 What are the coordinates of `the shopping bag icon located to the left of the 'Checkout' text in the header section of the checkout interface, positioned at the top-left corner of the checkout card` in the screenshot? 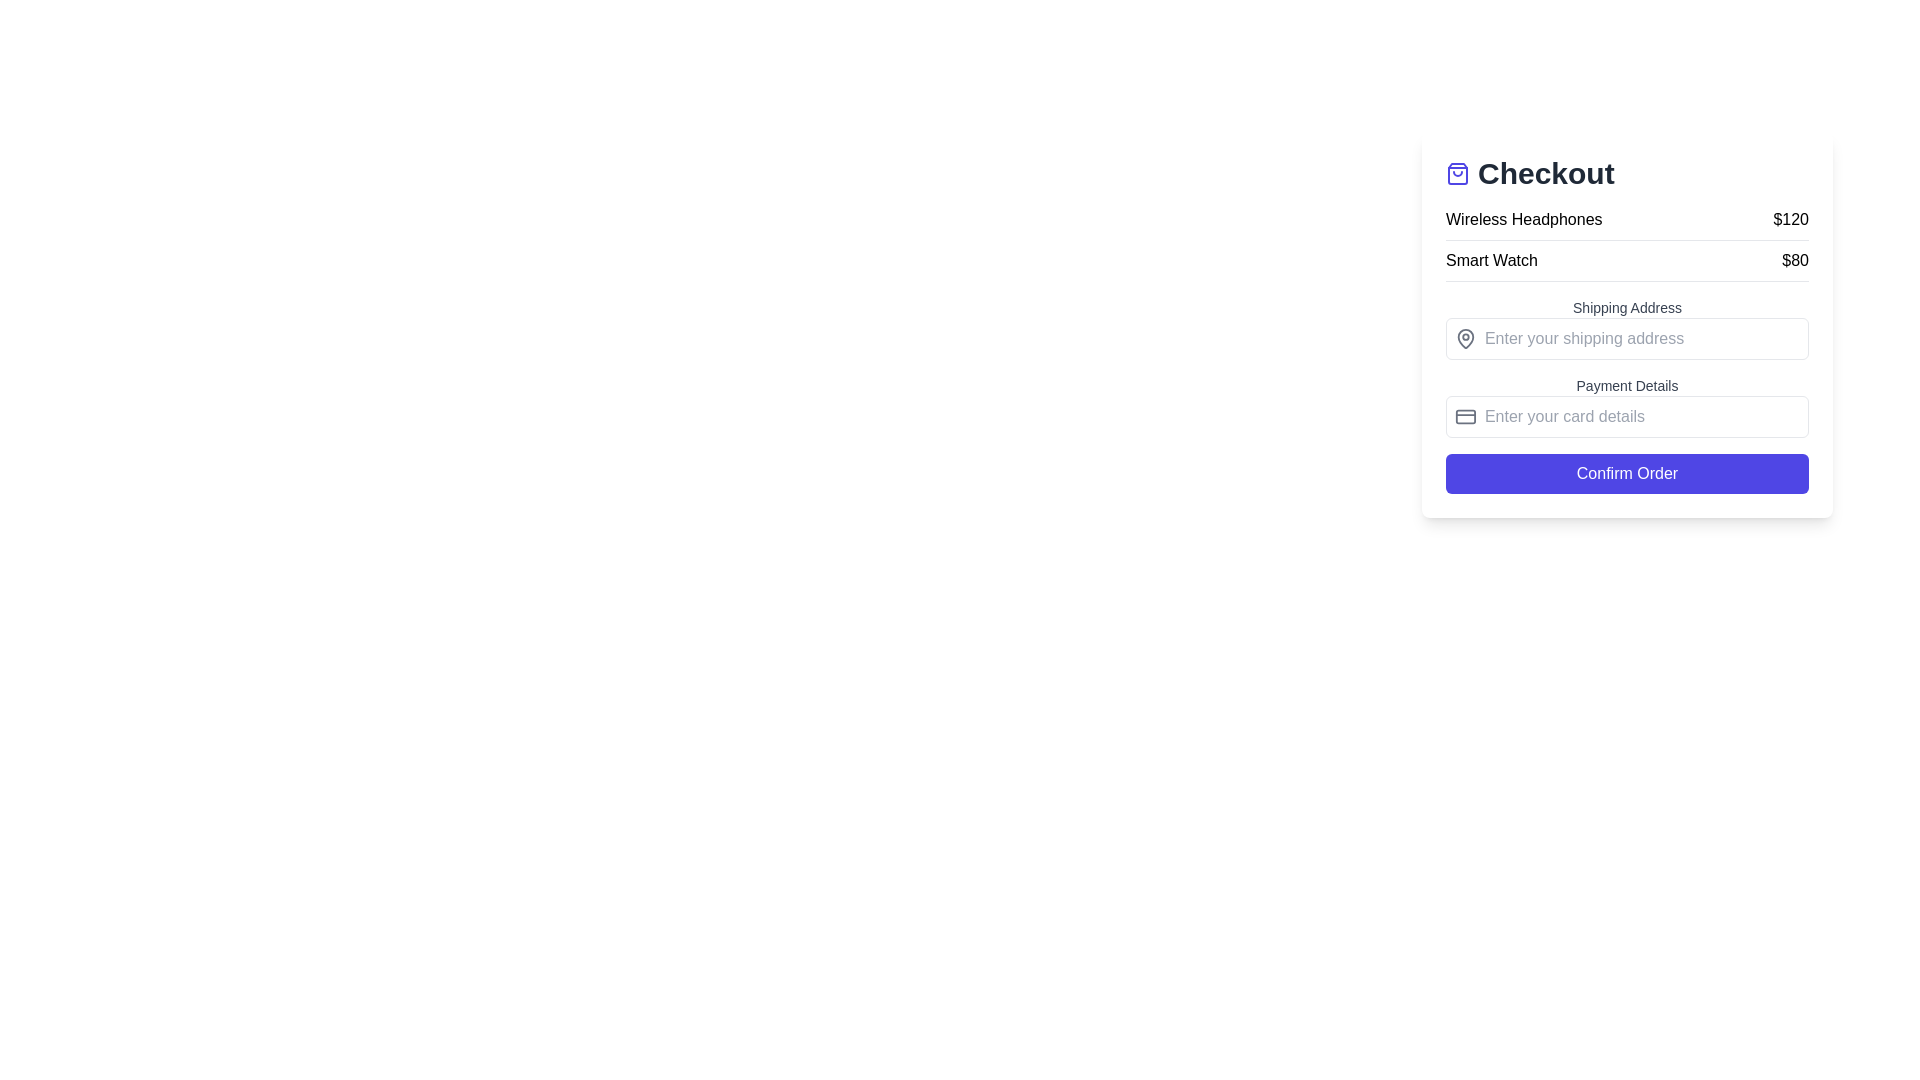 It's located at (1458, 172).